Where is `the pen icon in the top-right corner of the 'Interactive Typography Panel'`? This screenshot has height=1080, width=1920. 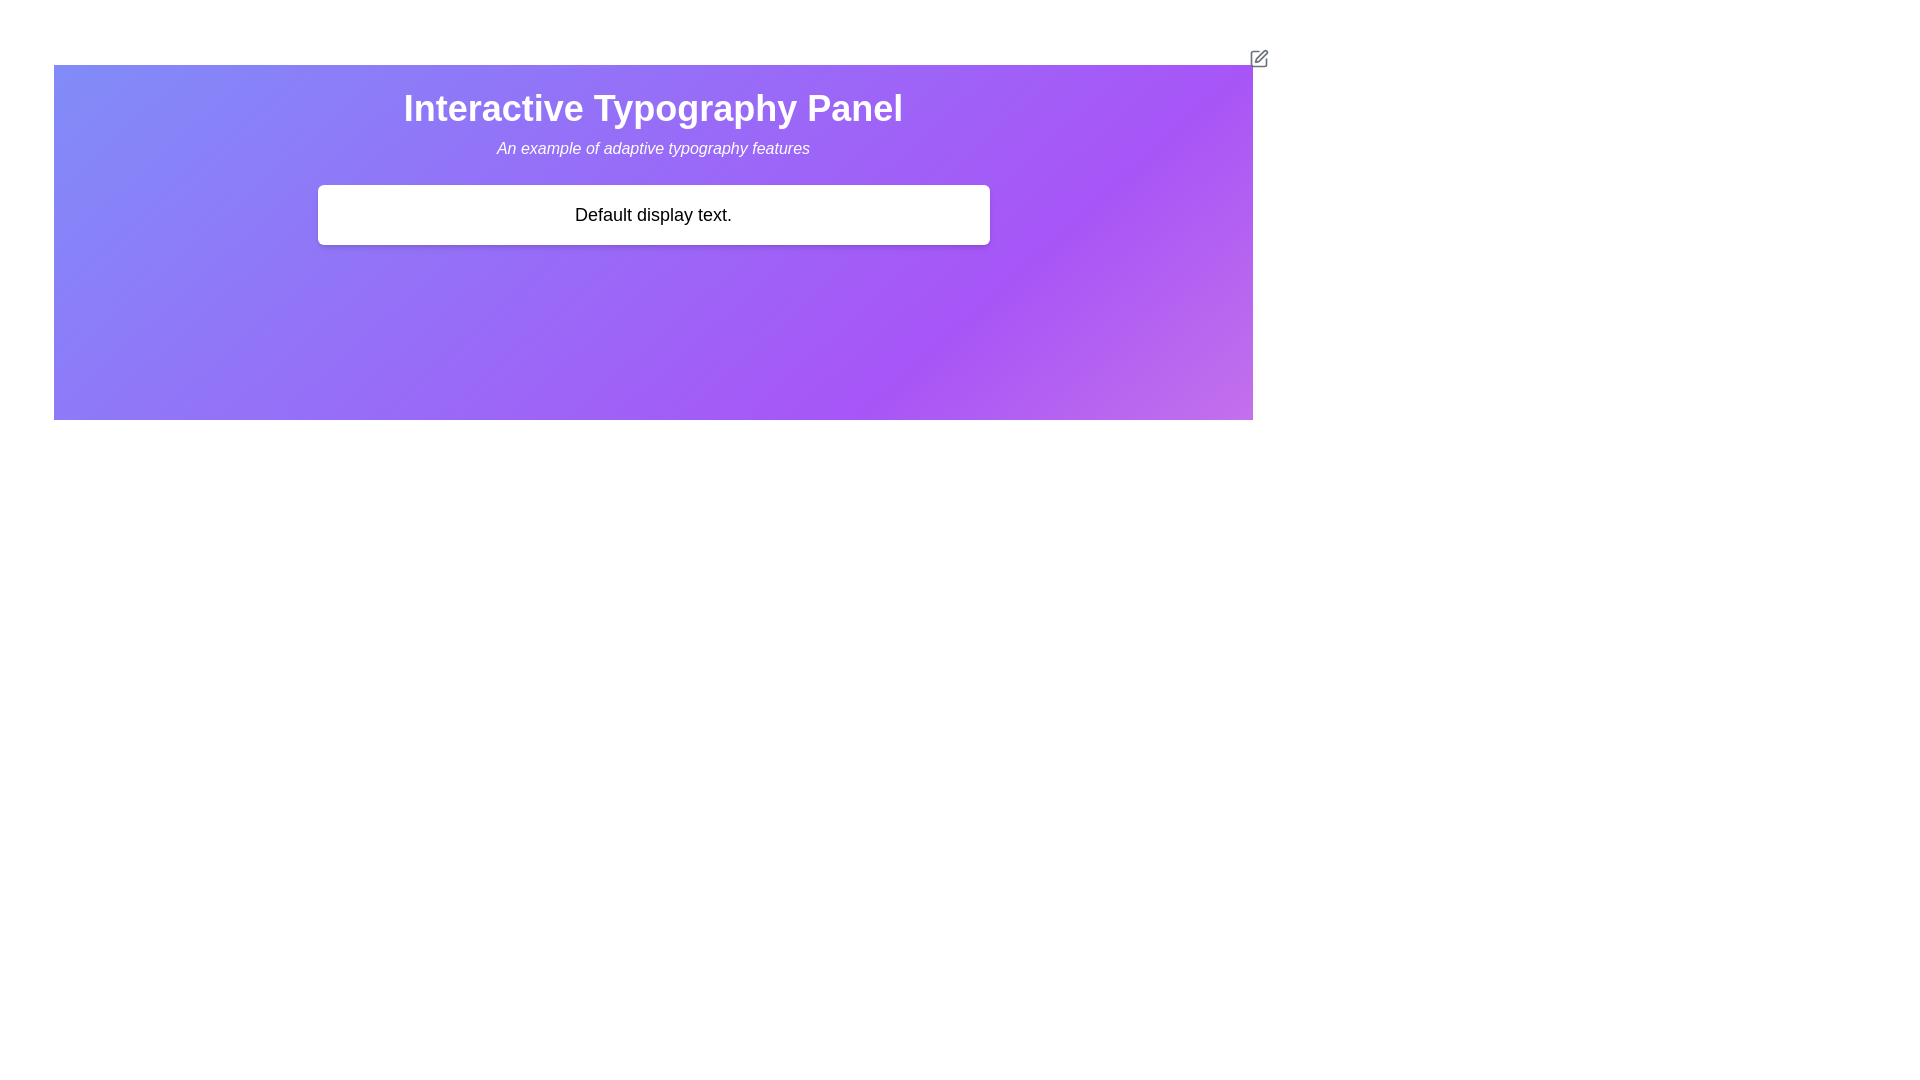 the pen icon in the top-right corner of the 'Interactive Typography Panel' is located at coordinates (1260, 55).